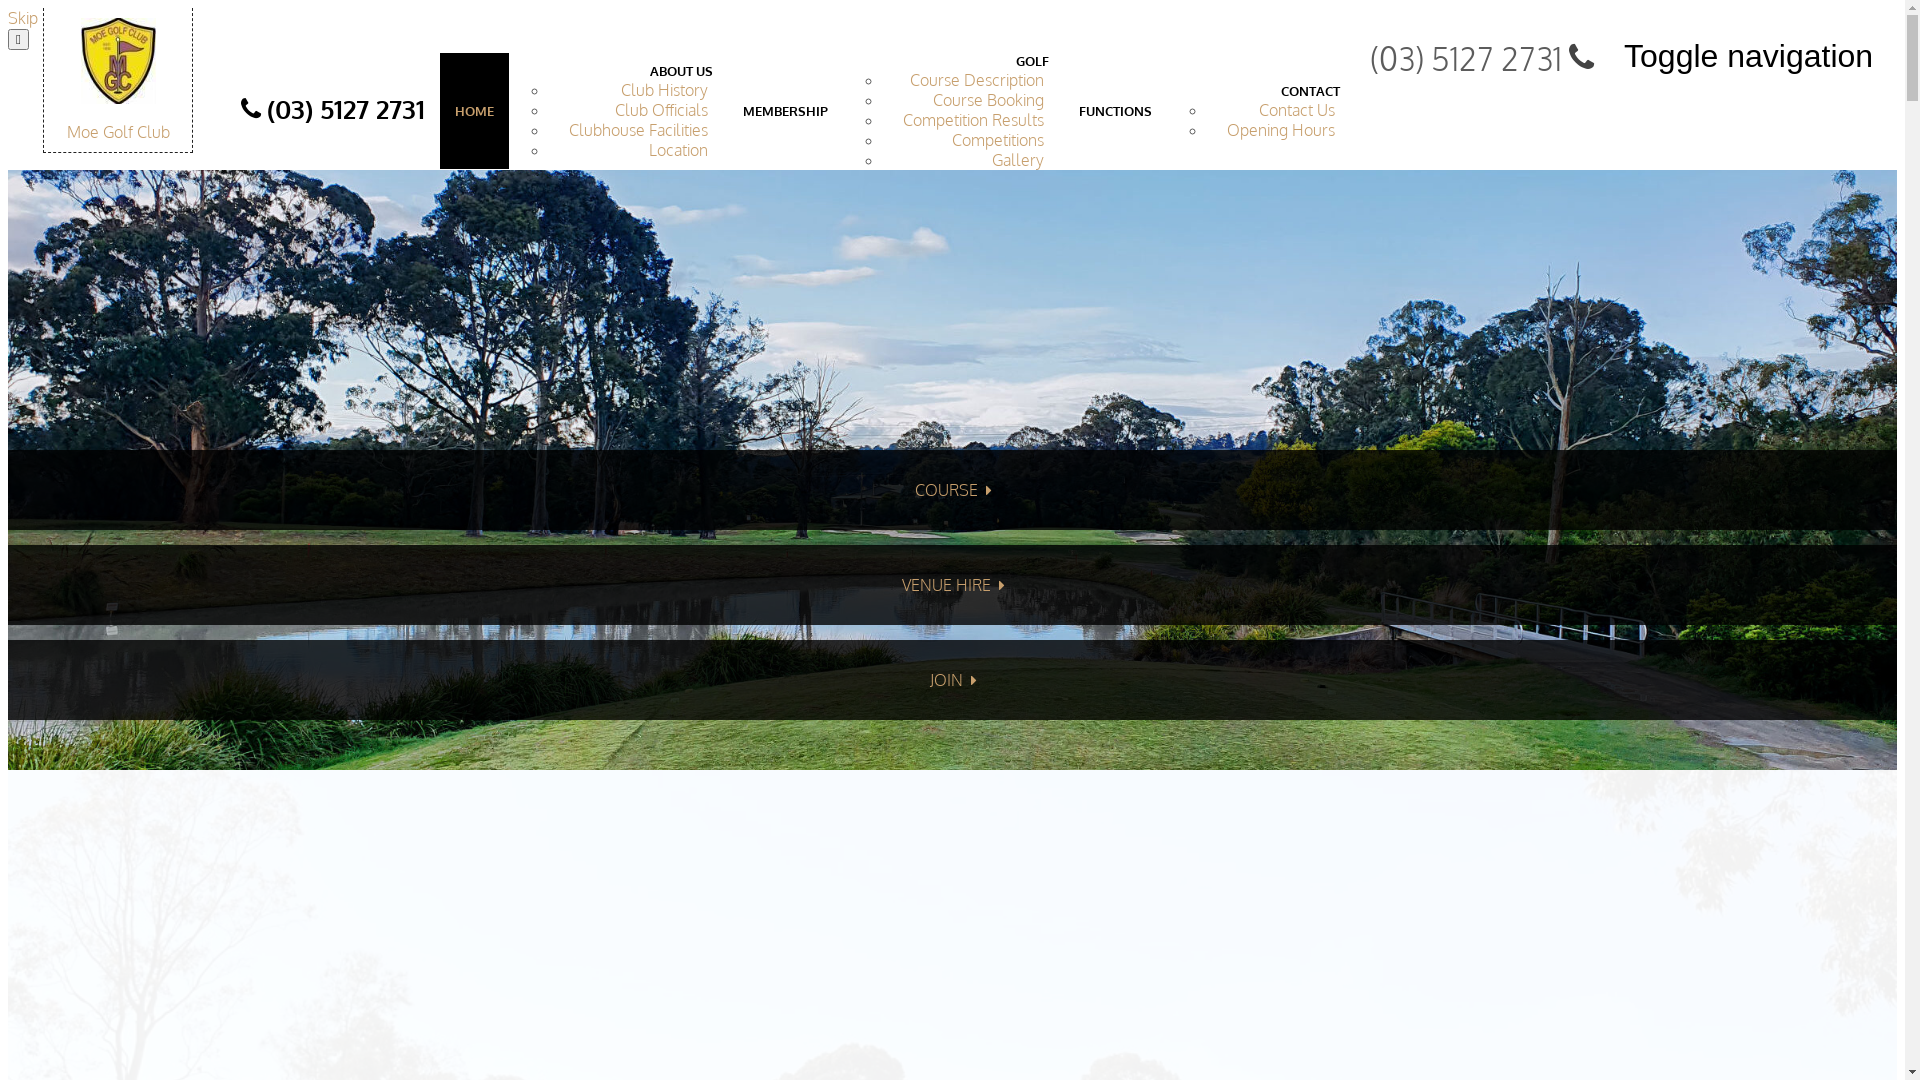  Describe the element at coordinates (1296, 110) in the screenshot. I see `'Contact Us'` at that location.